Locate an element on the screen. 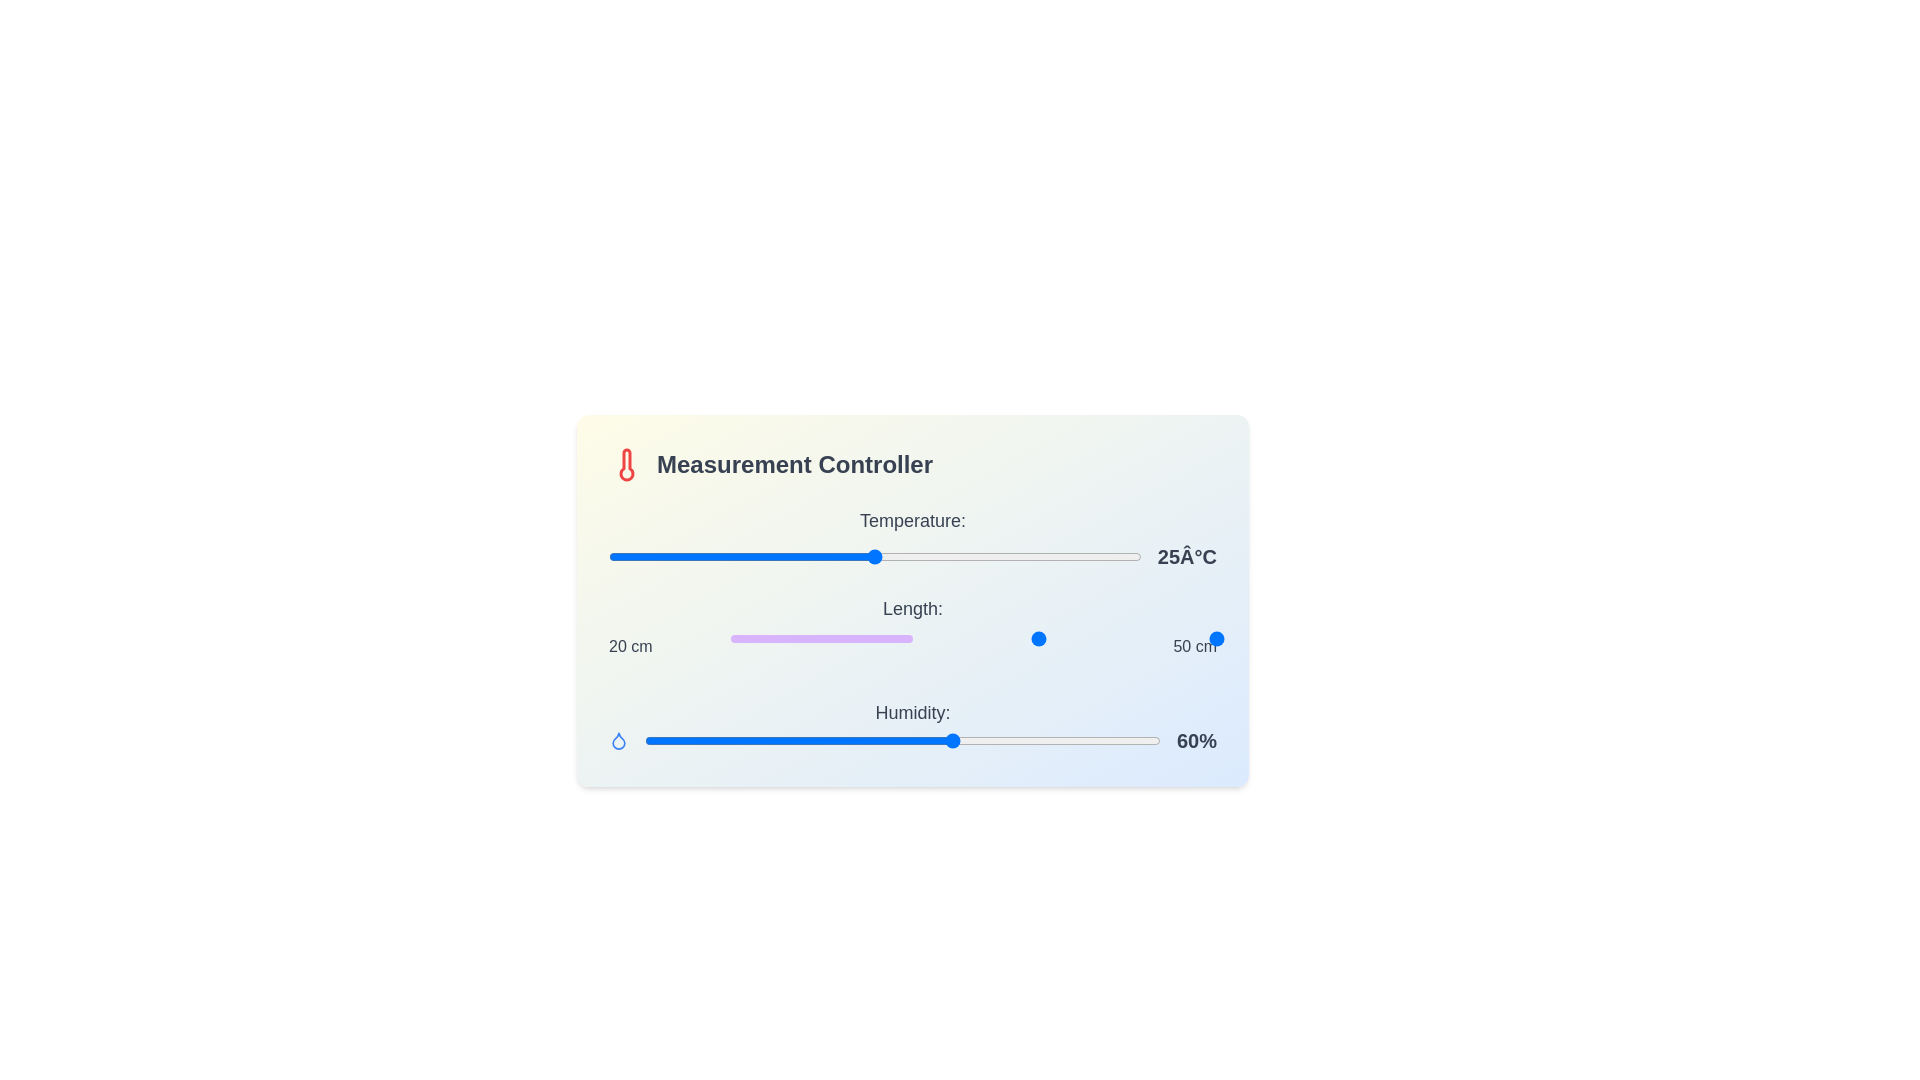 The image size is (1920, 1080). the Interactive measurement control panel located centrally is located at coordinates (911, 600).